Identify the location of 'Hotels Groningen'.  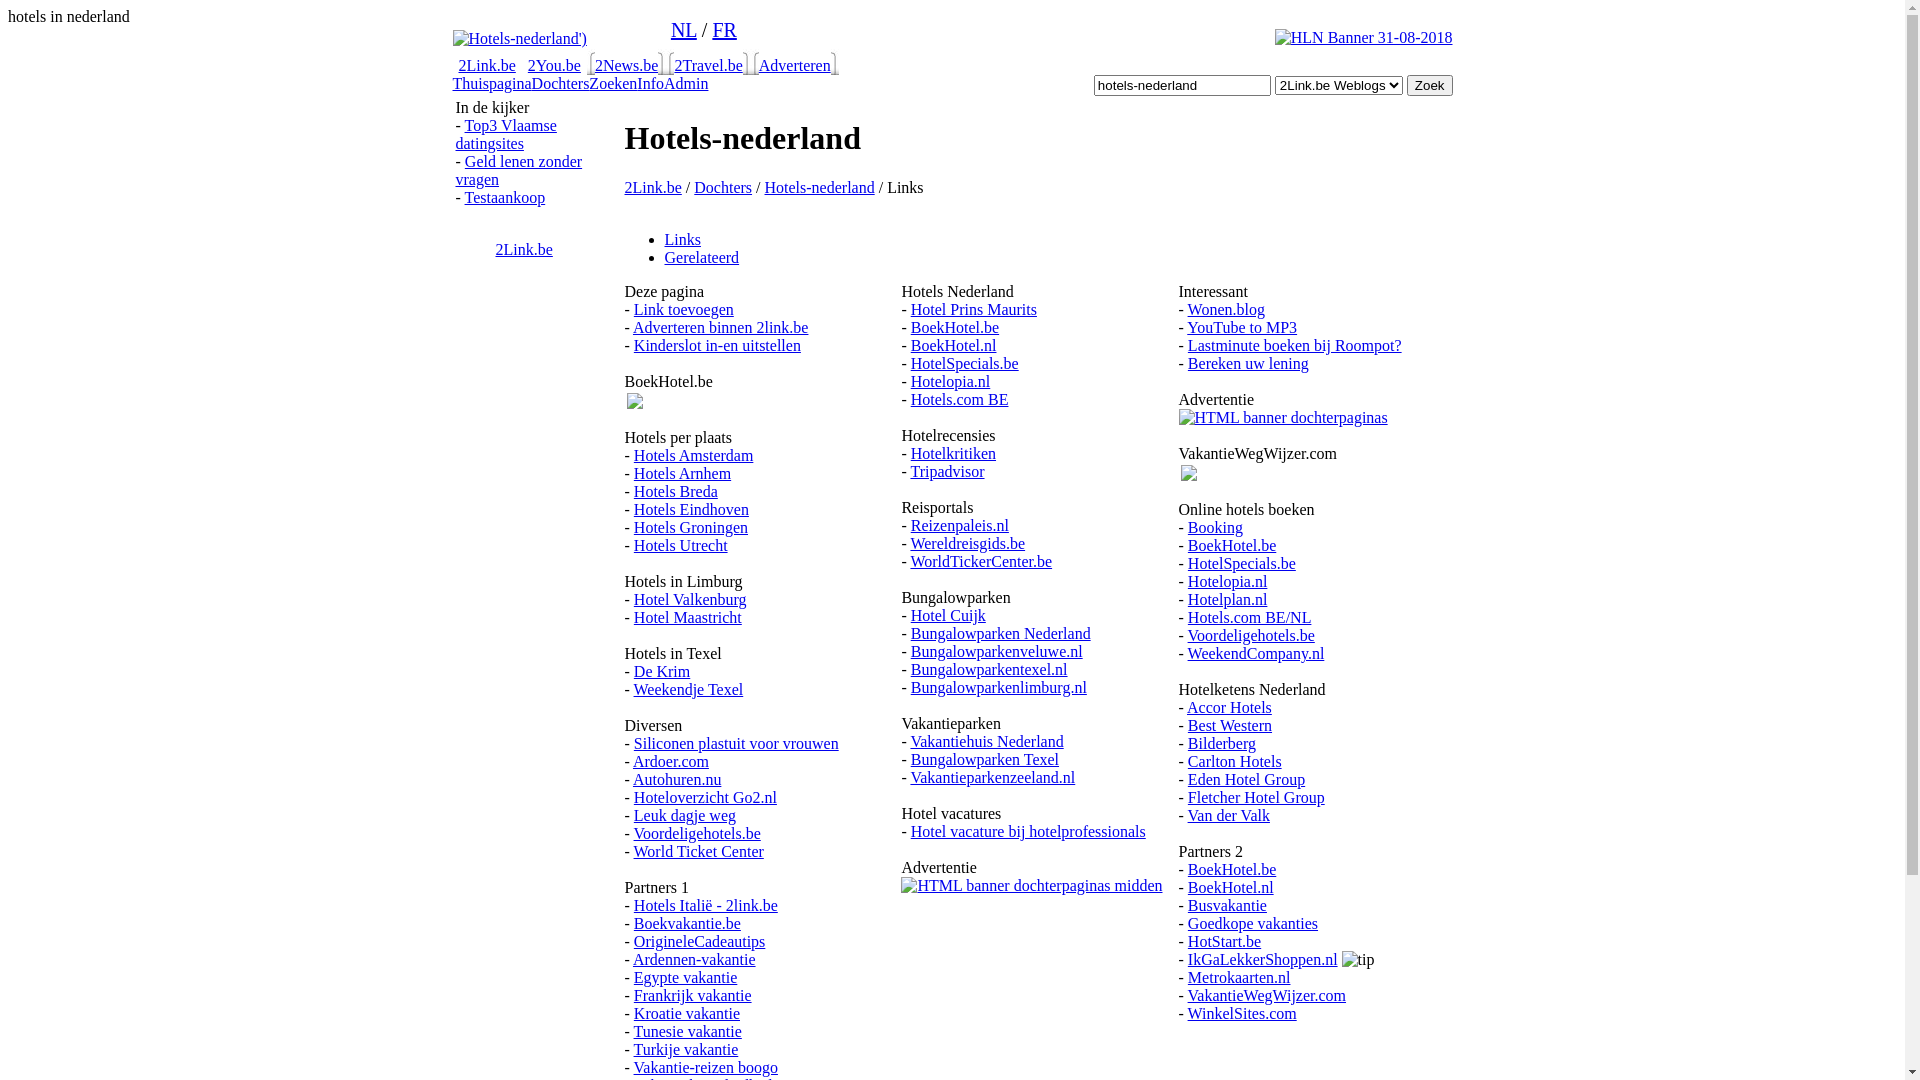
(632, 526).